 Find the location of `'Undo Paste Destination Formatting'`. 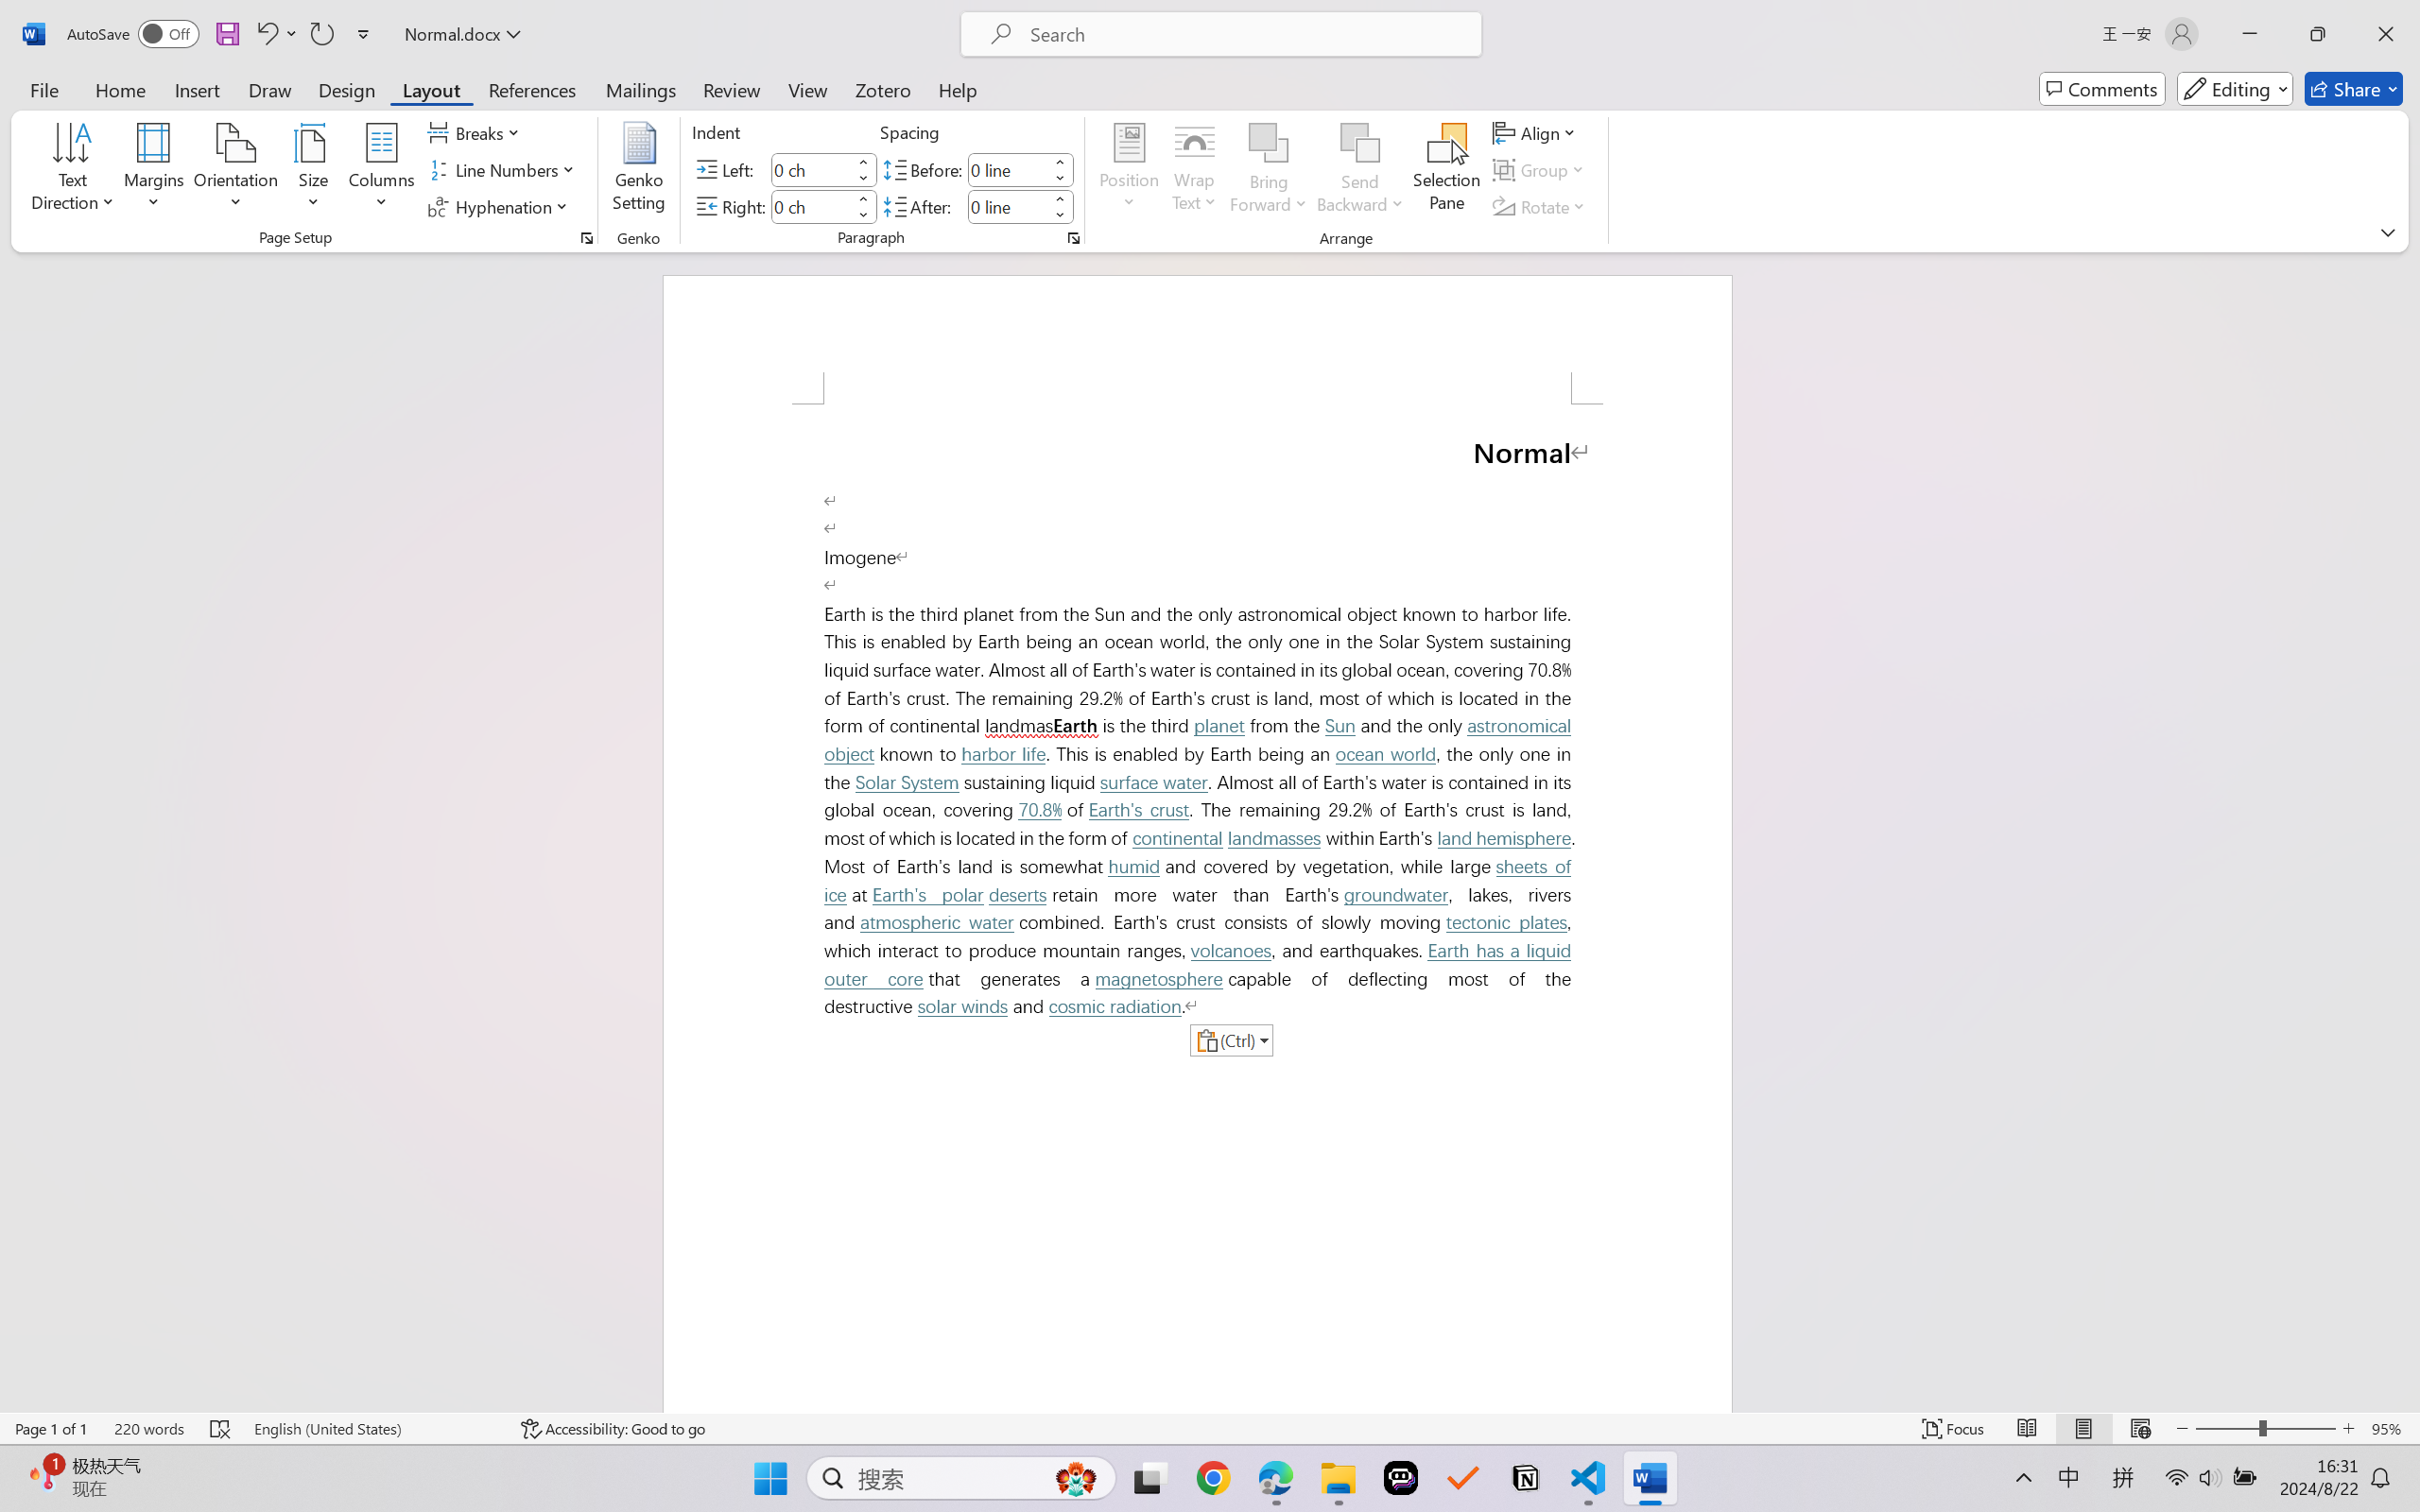

'Undo Paste Destination Formatting' is located at coordinates (274, 33).